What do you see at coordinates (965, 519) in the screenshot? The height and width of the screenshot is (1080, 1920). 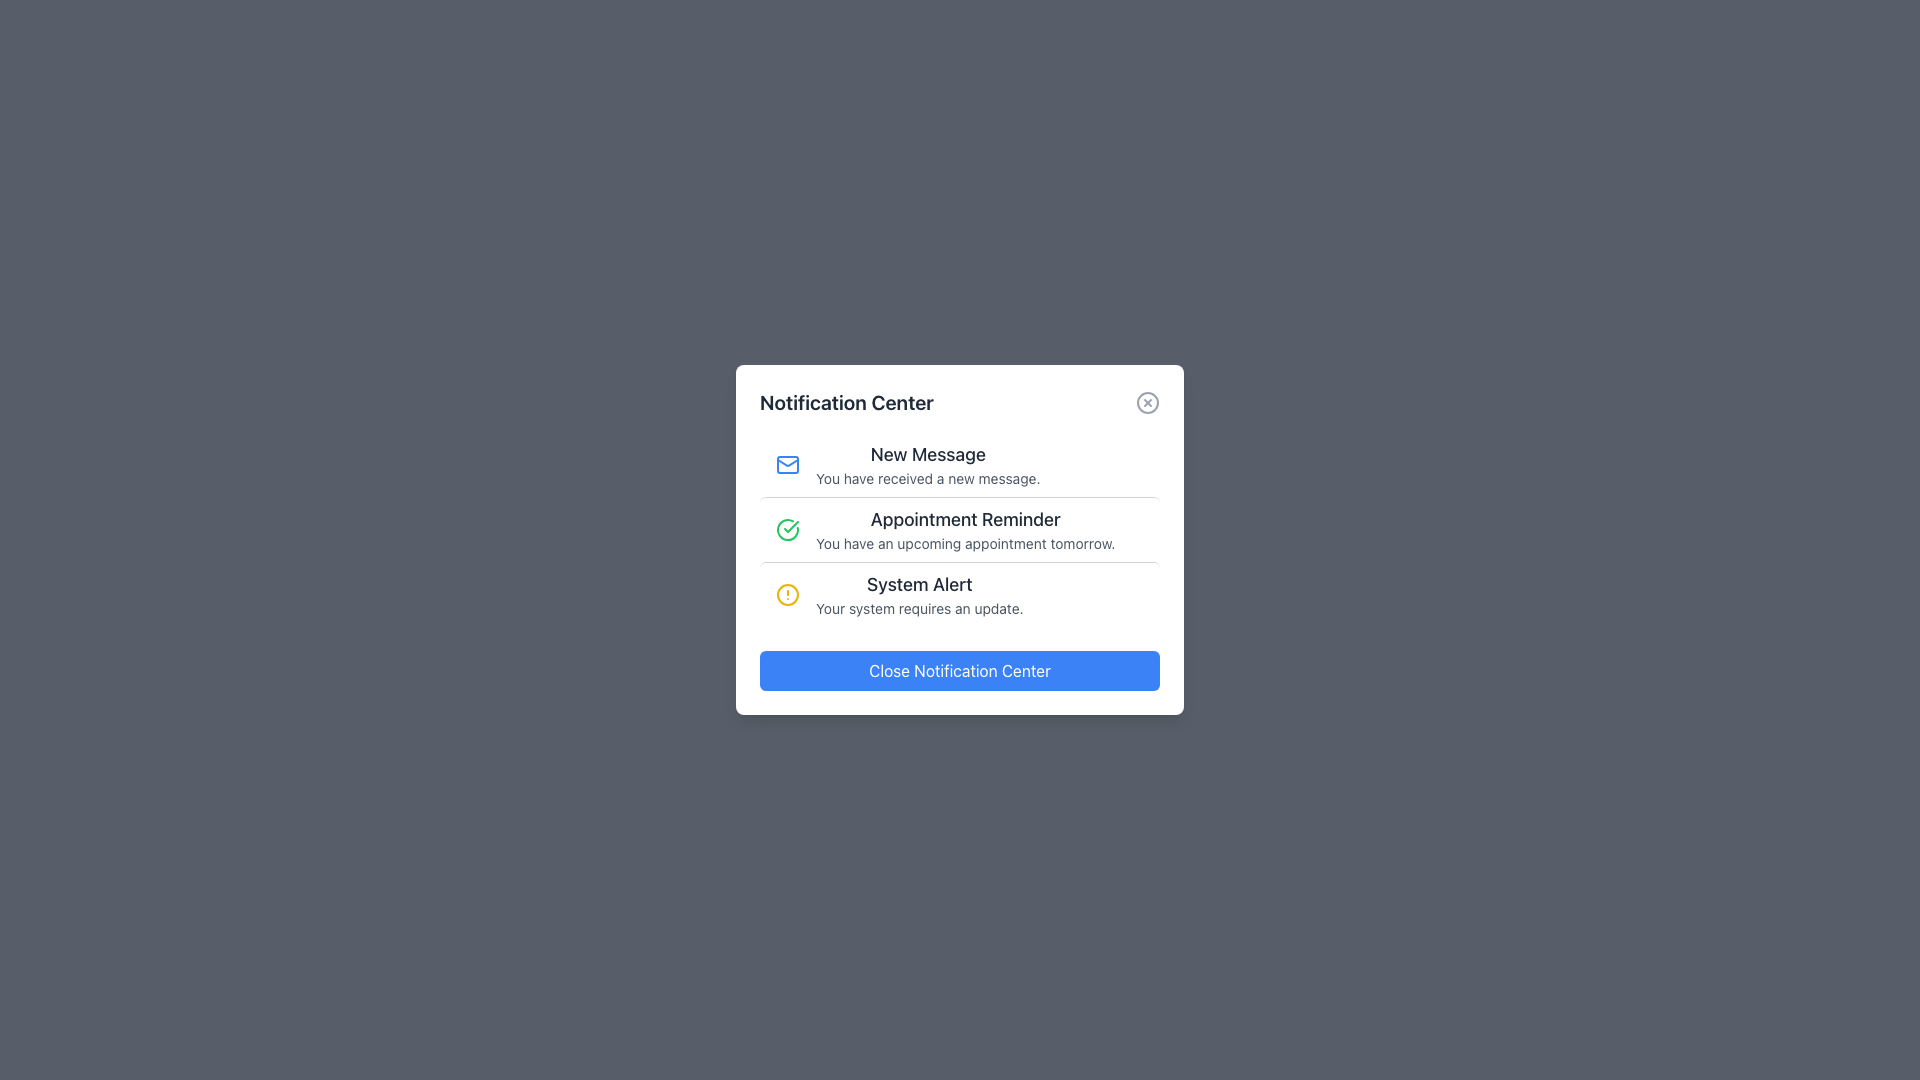 I see `the Text Label that serves as the title of a notification message, located in the middle section of the notification box under 'Notification Center'` at bounding box center [965, 519].